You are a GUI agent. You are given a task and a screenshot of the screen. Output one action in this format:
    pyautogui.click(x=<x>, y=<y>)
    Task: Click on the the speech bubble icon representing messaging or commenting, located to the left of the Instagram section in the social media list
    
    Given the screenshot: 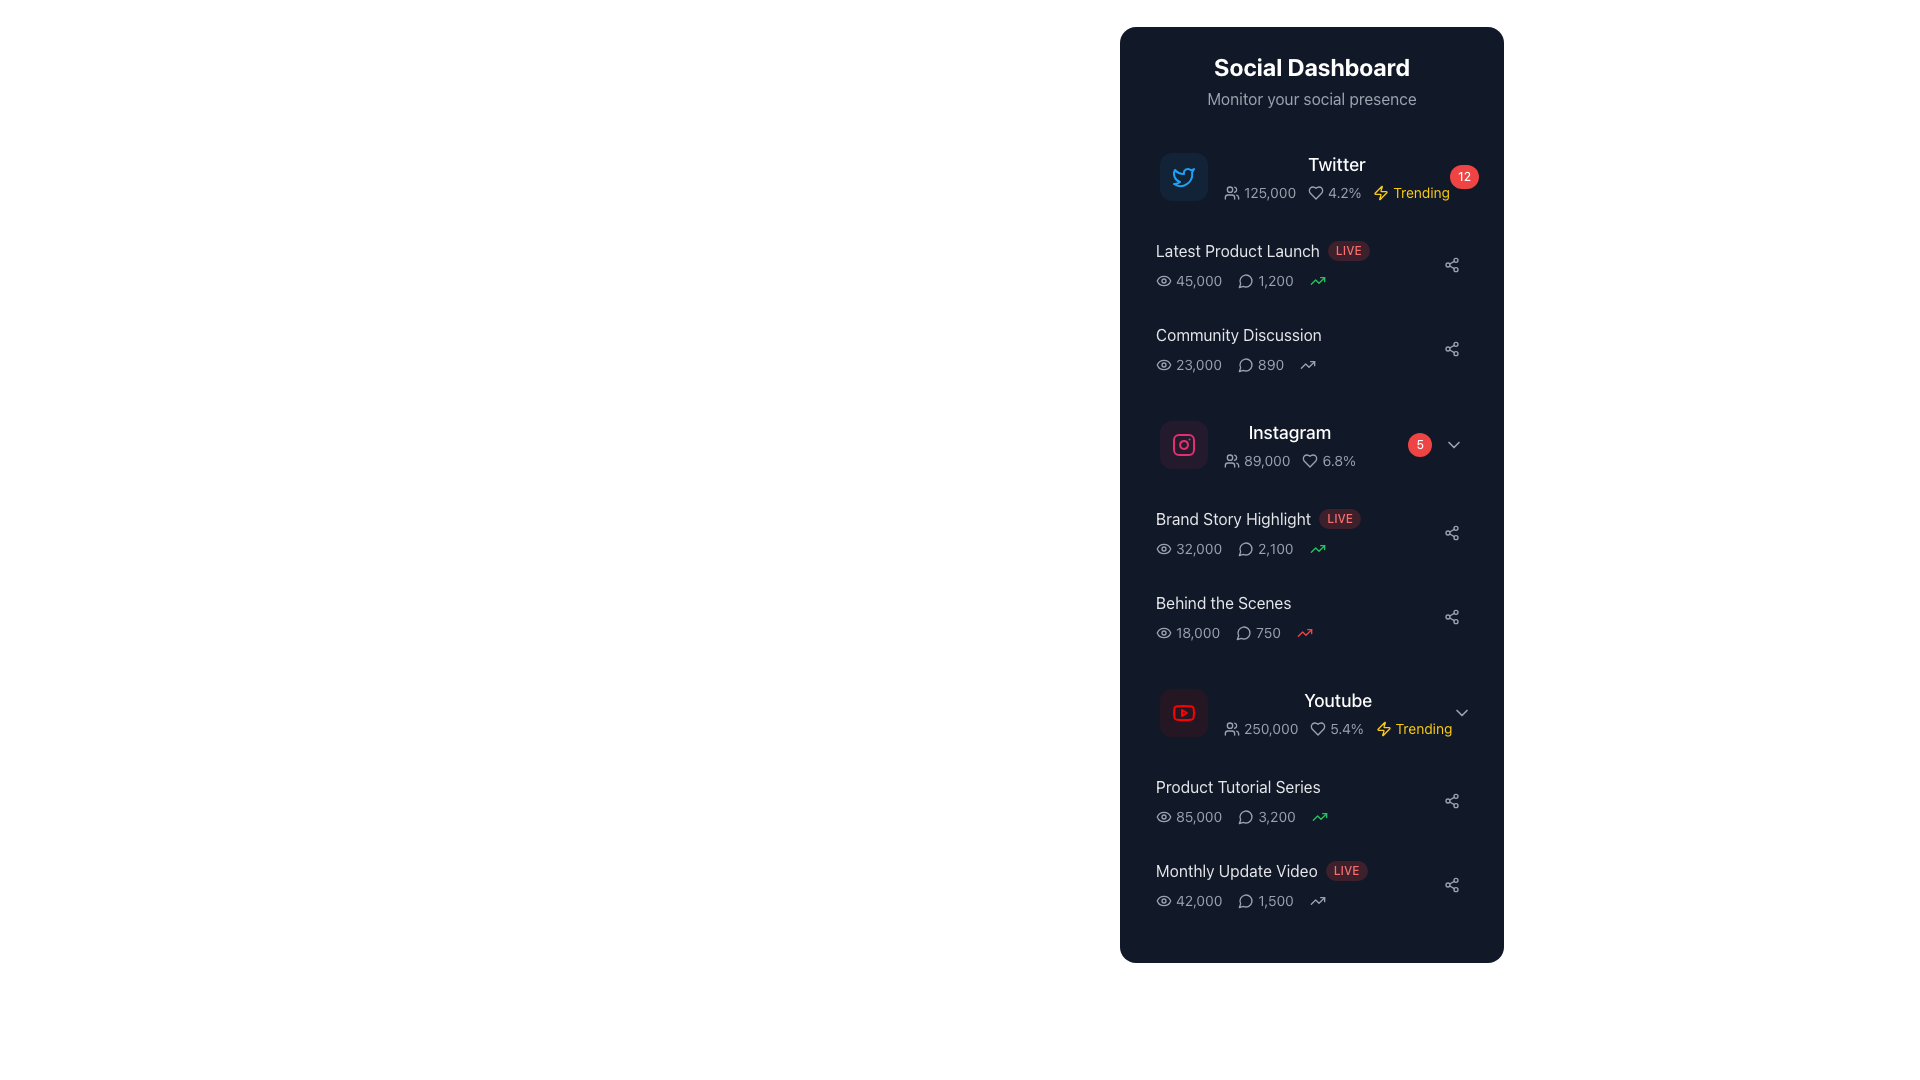 What is the action you would take?
    pyautogui.click(x=1244, y=549)
    